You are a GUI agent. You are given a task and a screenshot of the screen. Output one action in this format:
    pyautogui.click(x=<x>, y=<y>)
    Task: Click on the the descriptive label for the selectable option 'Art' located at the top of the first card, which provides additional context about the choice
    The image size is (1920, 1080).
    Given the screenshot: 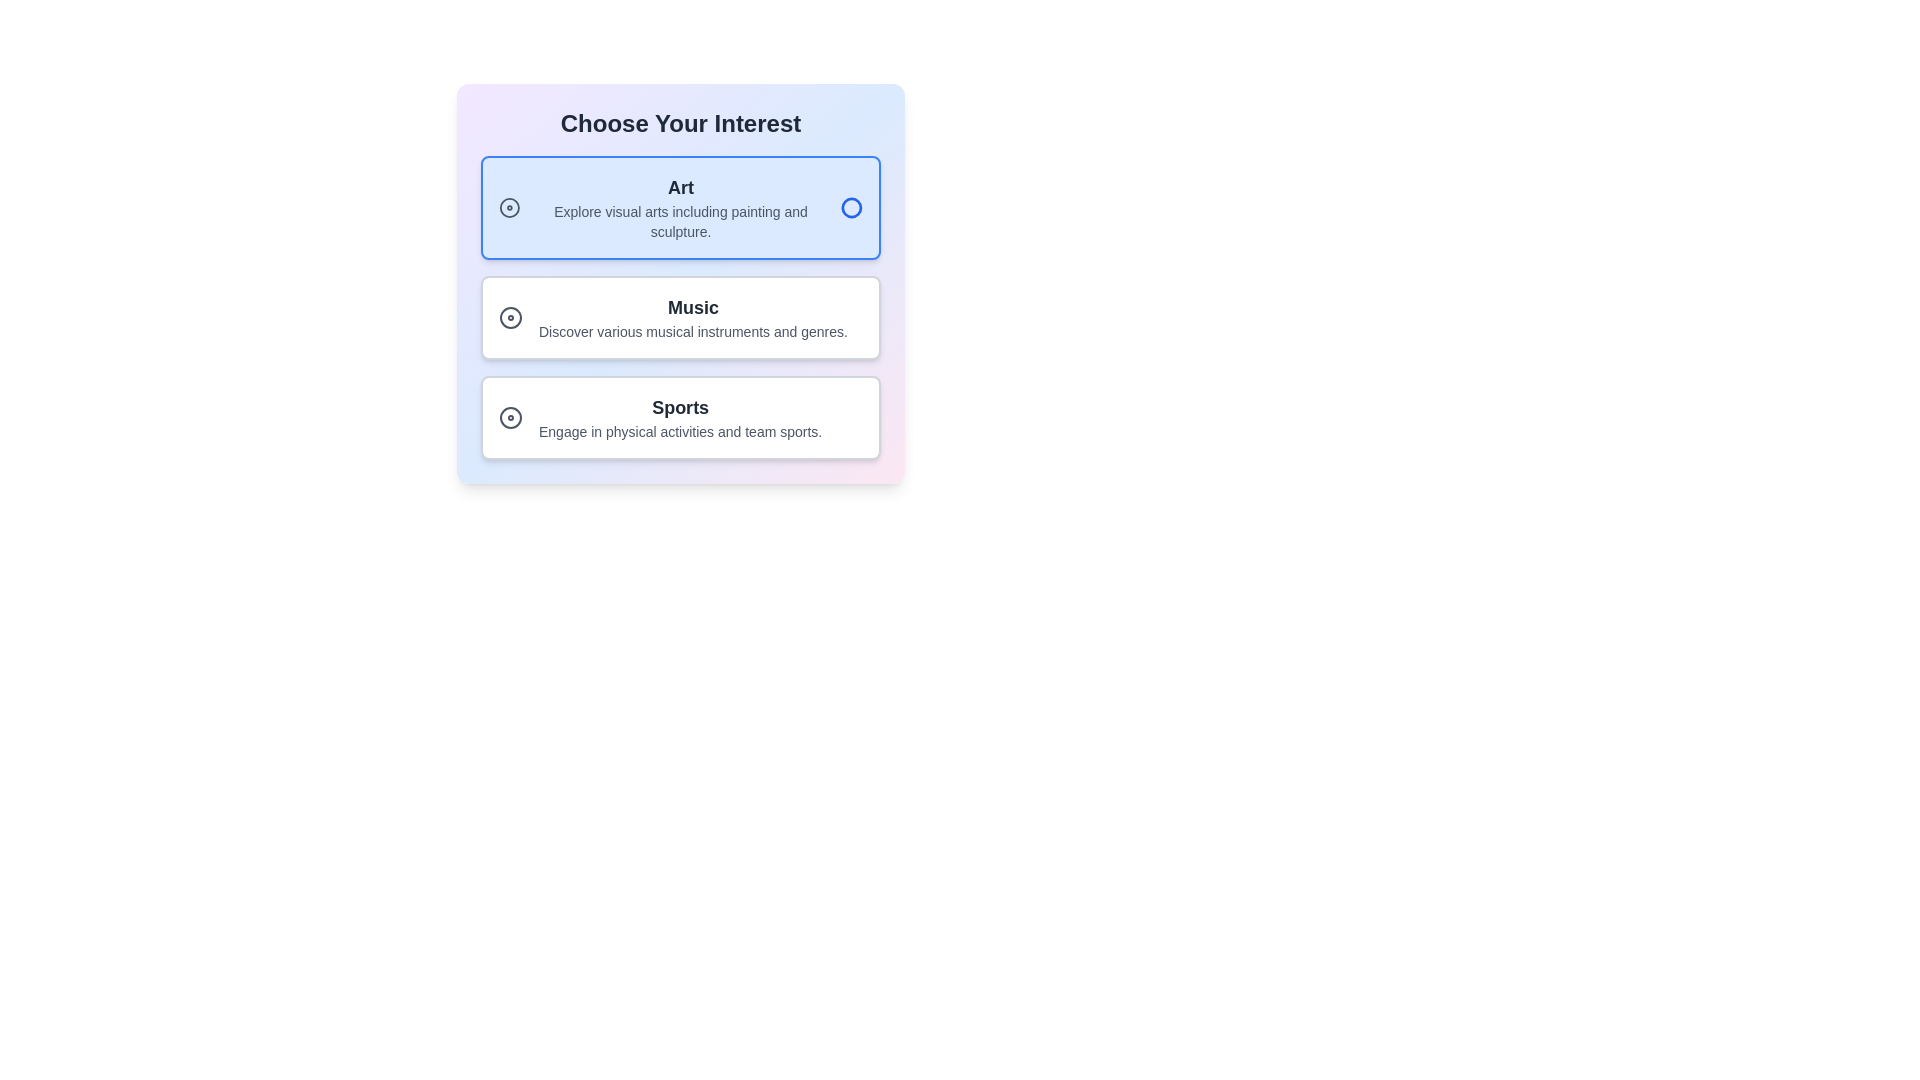 What is the action you would take?
    pyautogui.click(x=681, y=208)
    